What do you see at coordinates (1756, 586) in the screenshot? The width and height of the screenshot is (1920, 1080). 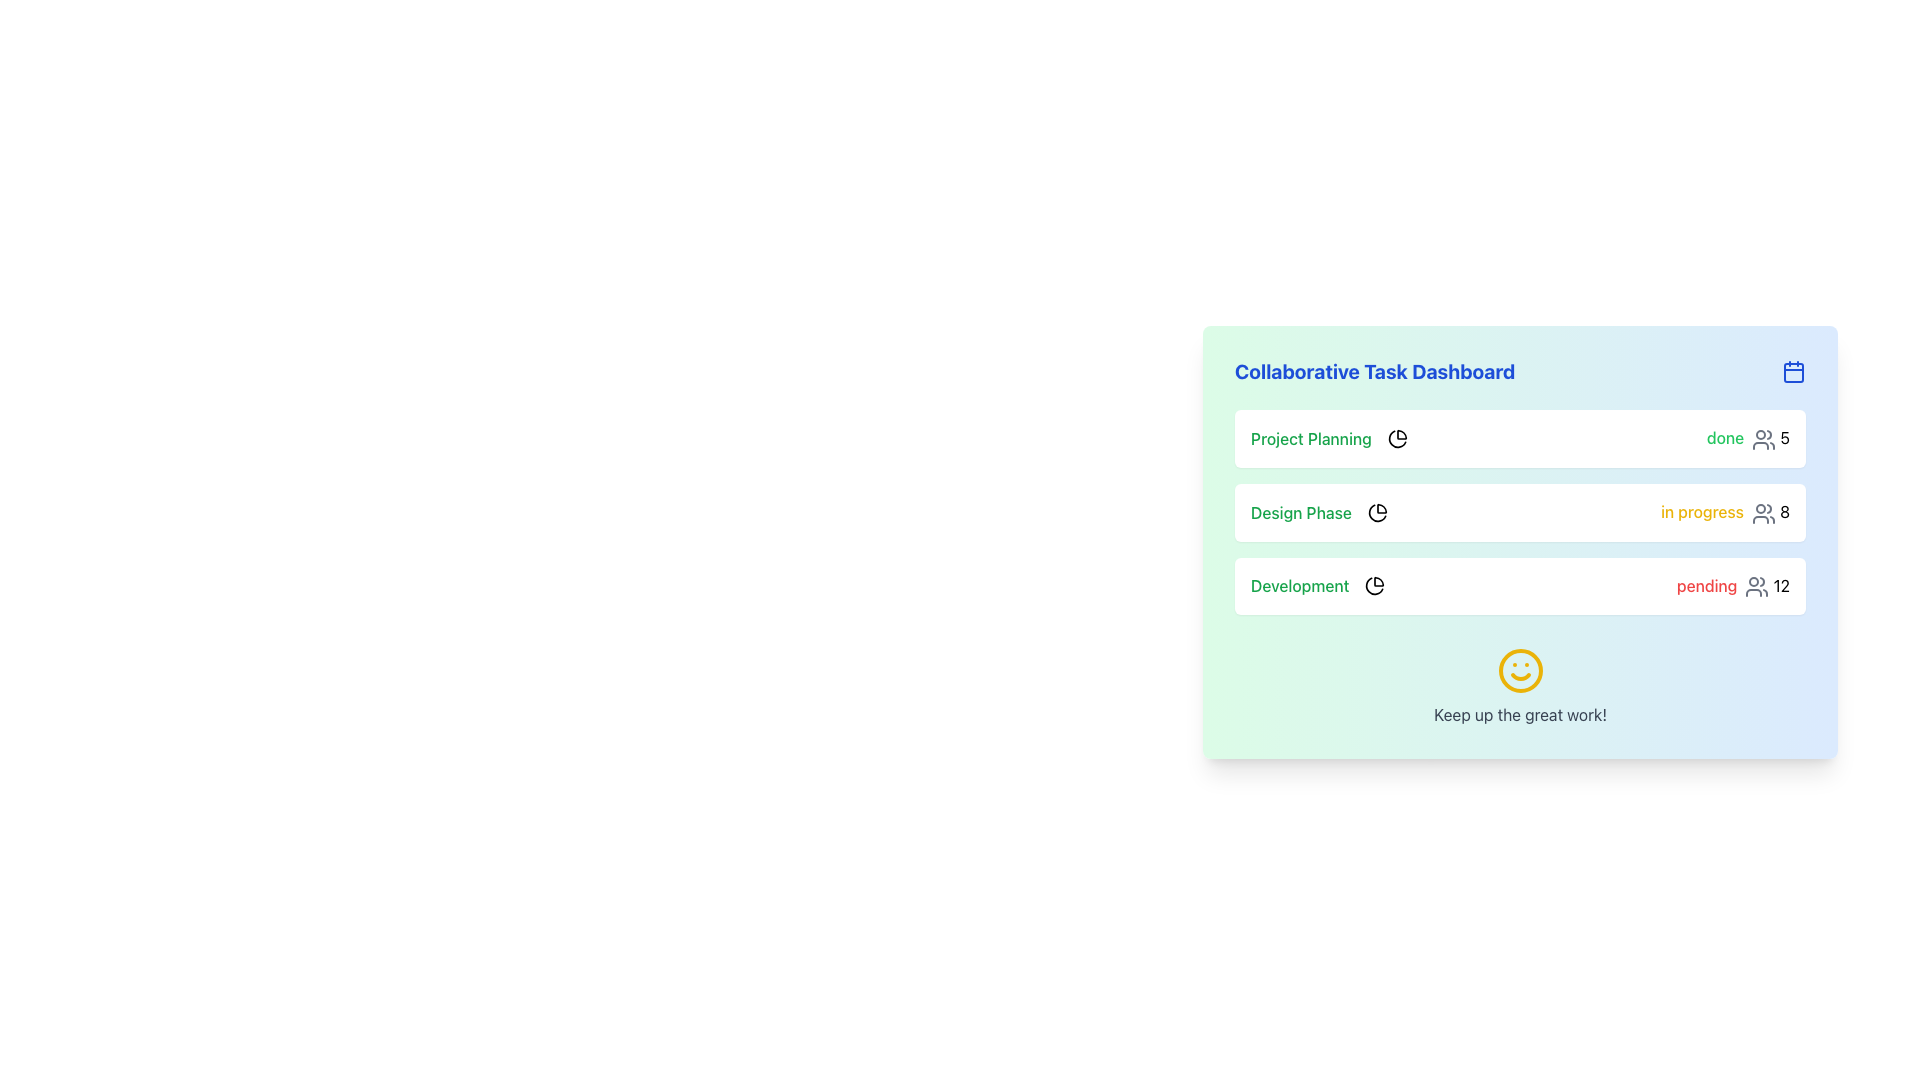 I see `the icon indicating the number of pending team members or tasks associated with the 'Development' status, located between the text 'pending' and the number '12' in the 'Collaborative Task Dashboard'` at bounding box center [1756, 586].